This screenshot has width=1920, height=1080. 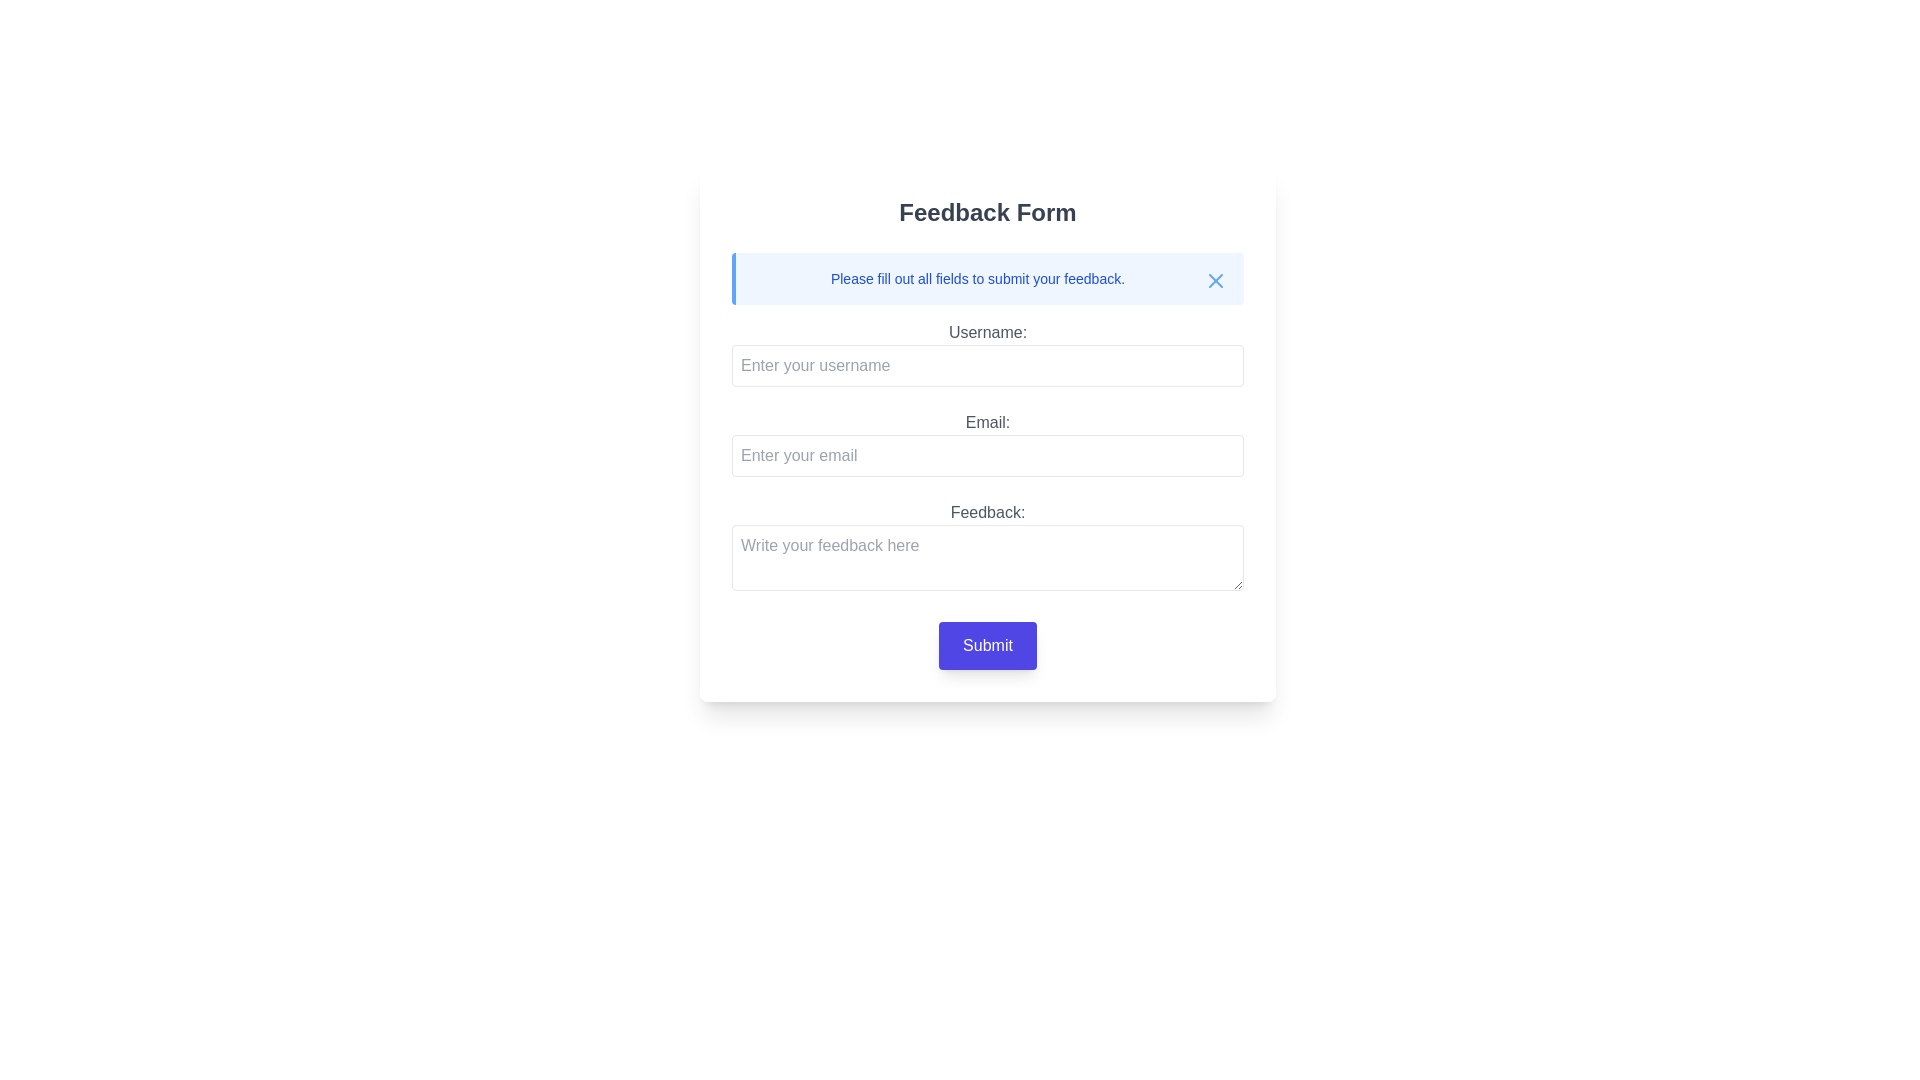 I want to click on the email input field to focus on it, which is labeled 'Email:' and has a placeholder 'Enter your email'. It is the second input section in the feedback form card, so click(x=988, y=442).